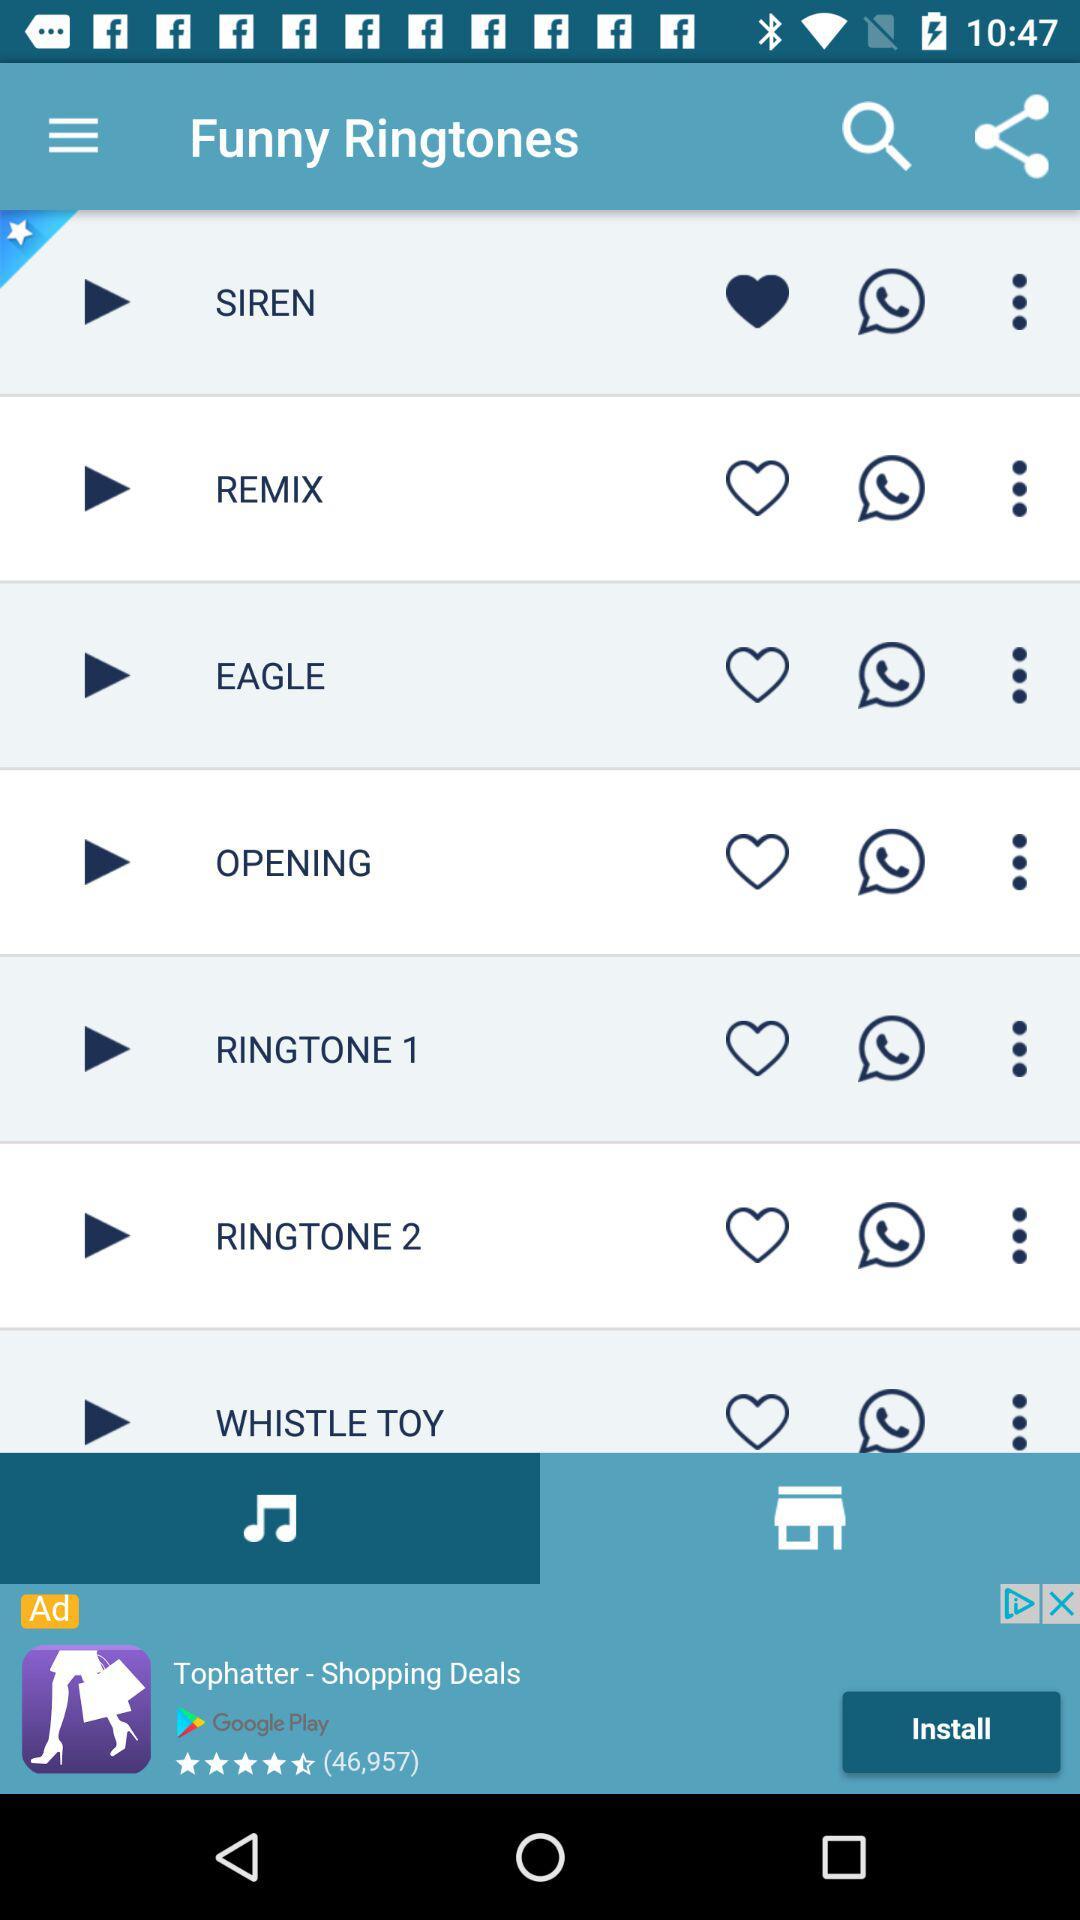  I want to click on button, so click(757, 675).